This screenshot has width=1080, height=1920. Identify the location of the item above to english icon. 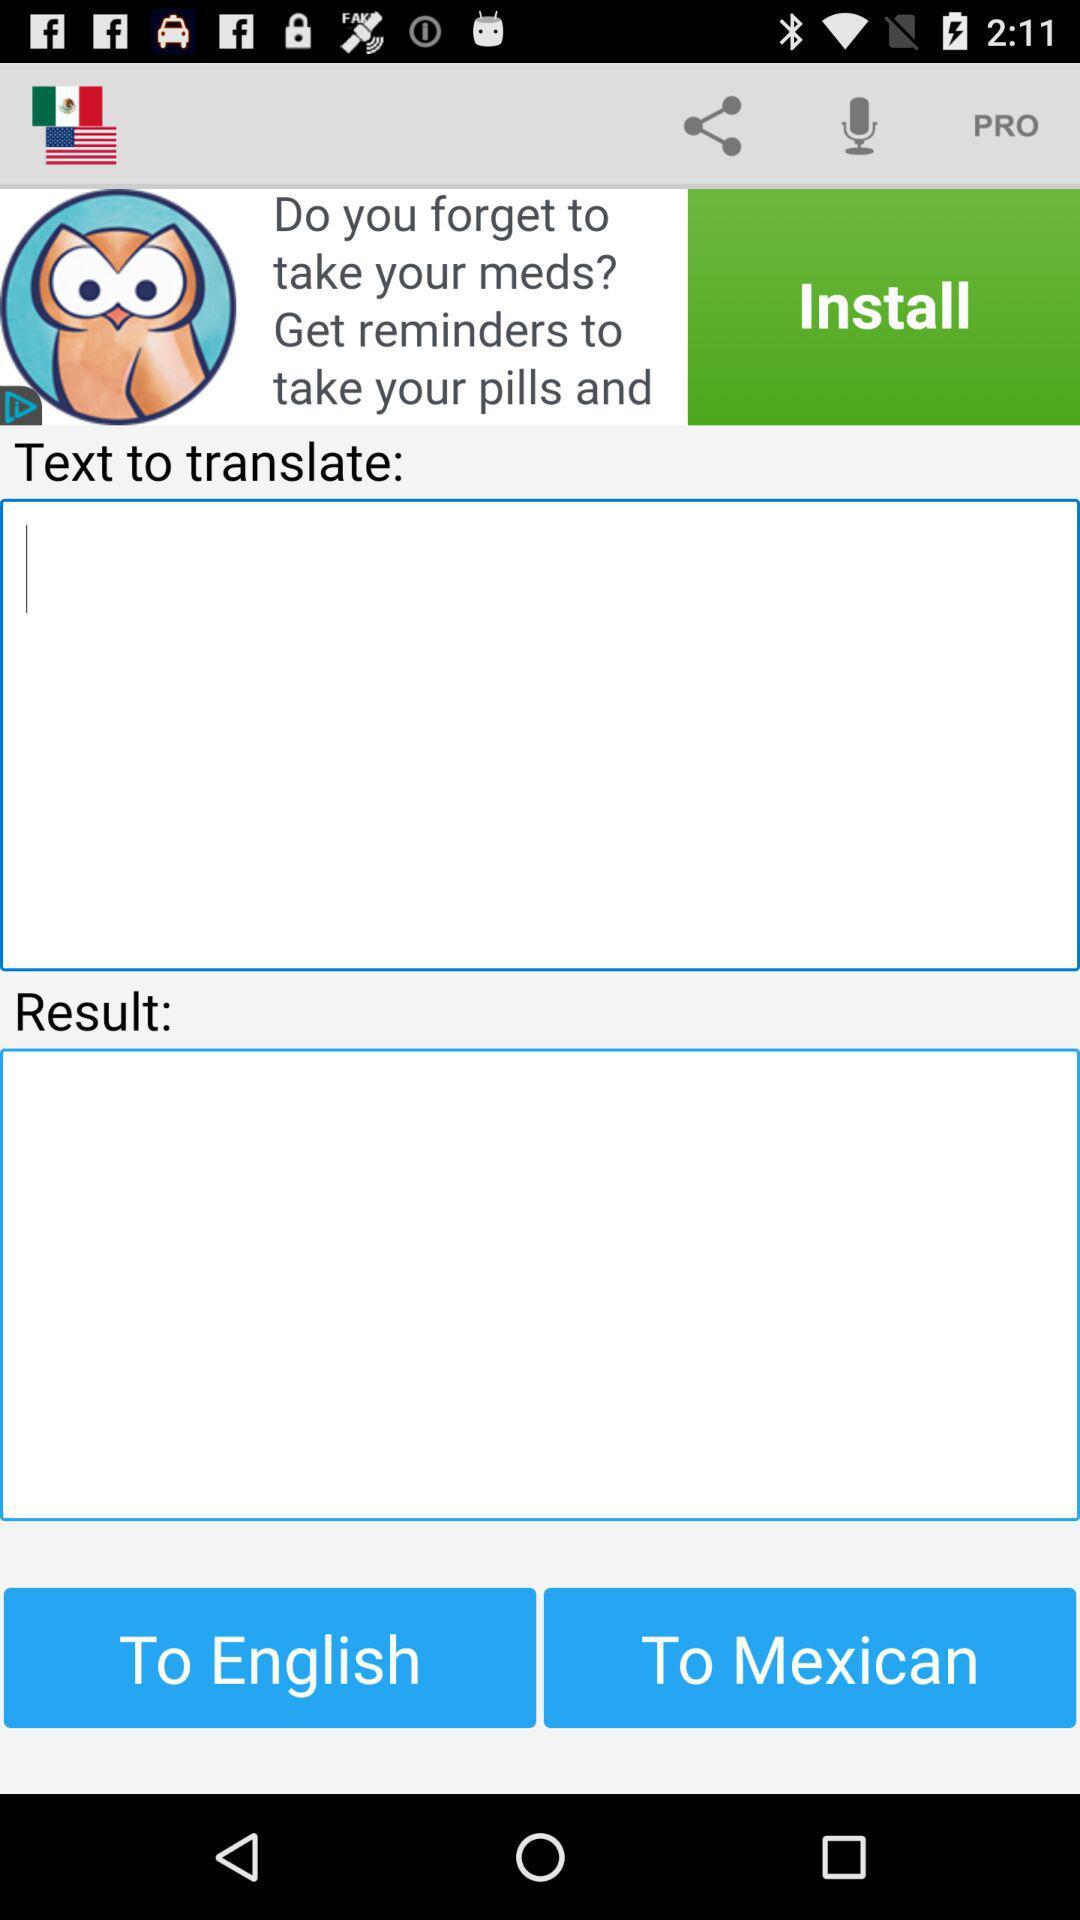
(540, 1284).